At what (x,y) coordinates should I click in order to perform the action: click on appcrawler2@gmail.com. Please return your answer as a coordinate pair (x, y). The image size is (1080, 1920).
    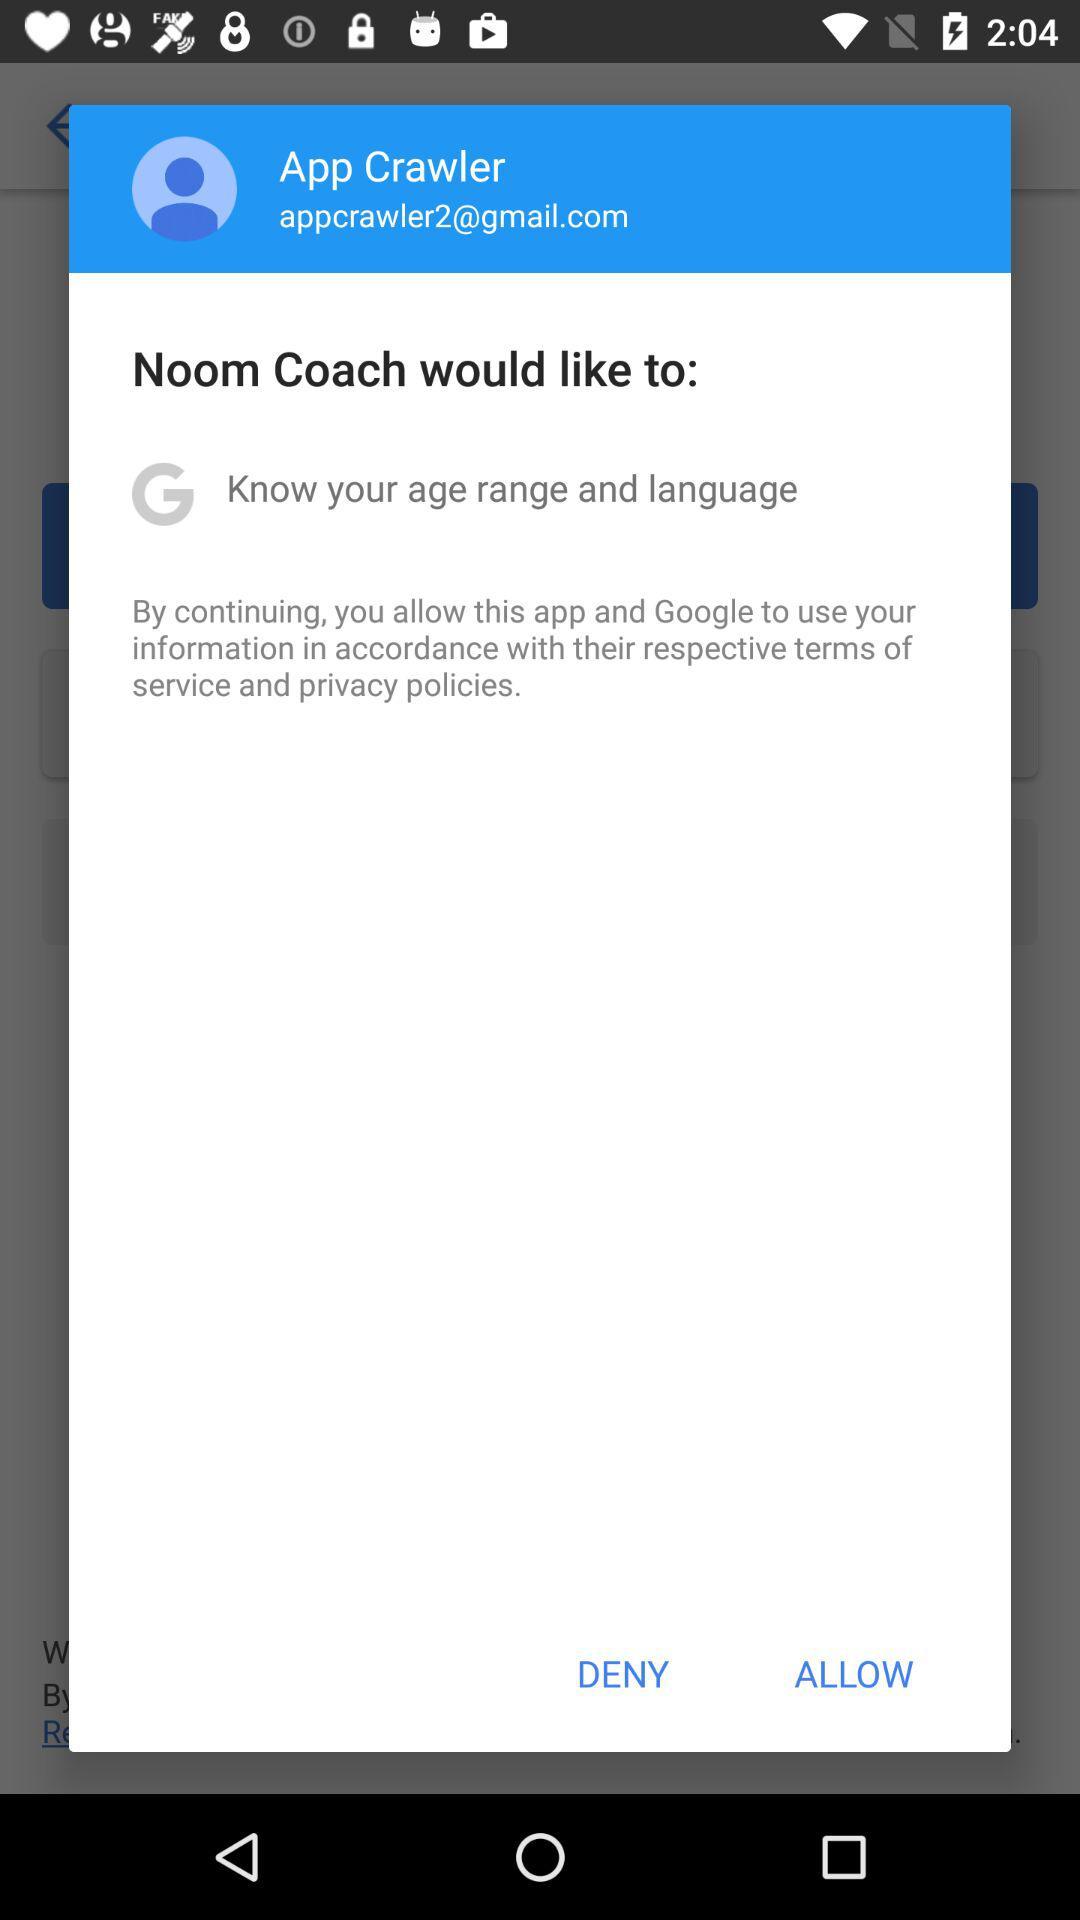
    Looking at the image, I should click on (454, 214).